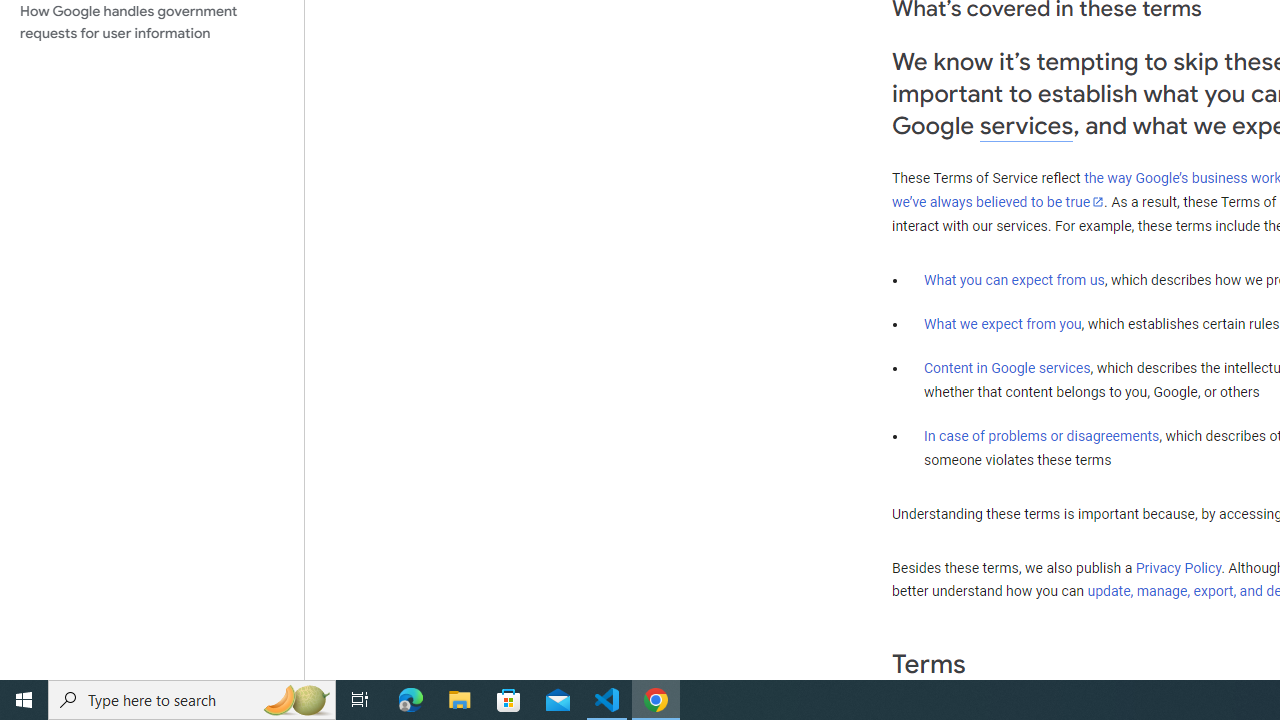 This screenshot has height=720, width=1280. What do you see at coordinates (1178, 567) in the screenshot?
I see `'Privacy Policy'` at bounding box center [1178, 567].